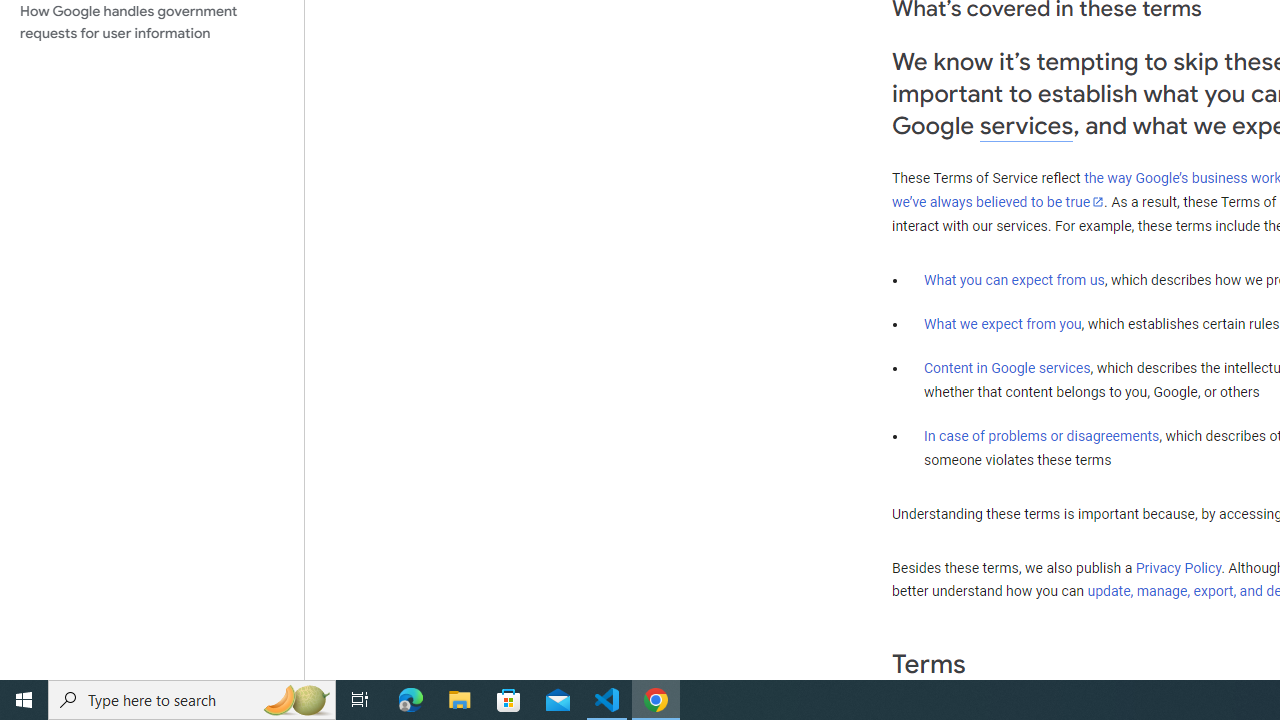 This screenshot has height=720, width=1280. What do you see at coordinates (1178, 567) in the screenshot?
I see `'Privacy Policy'` at bounding box center [1178, 567].